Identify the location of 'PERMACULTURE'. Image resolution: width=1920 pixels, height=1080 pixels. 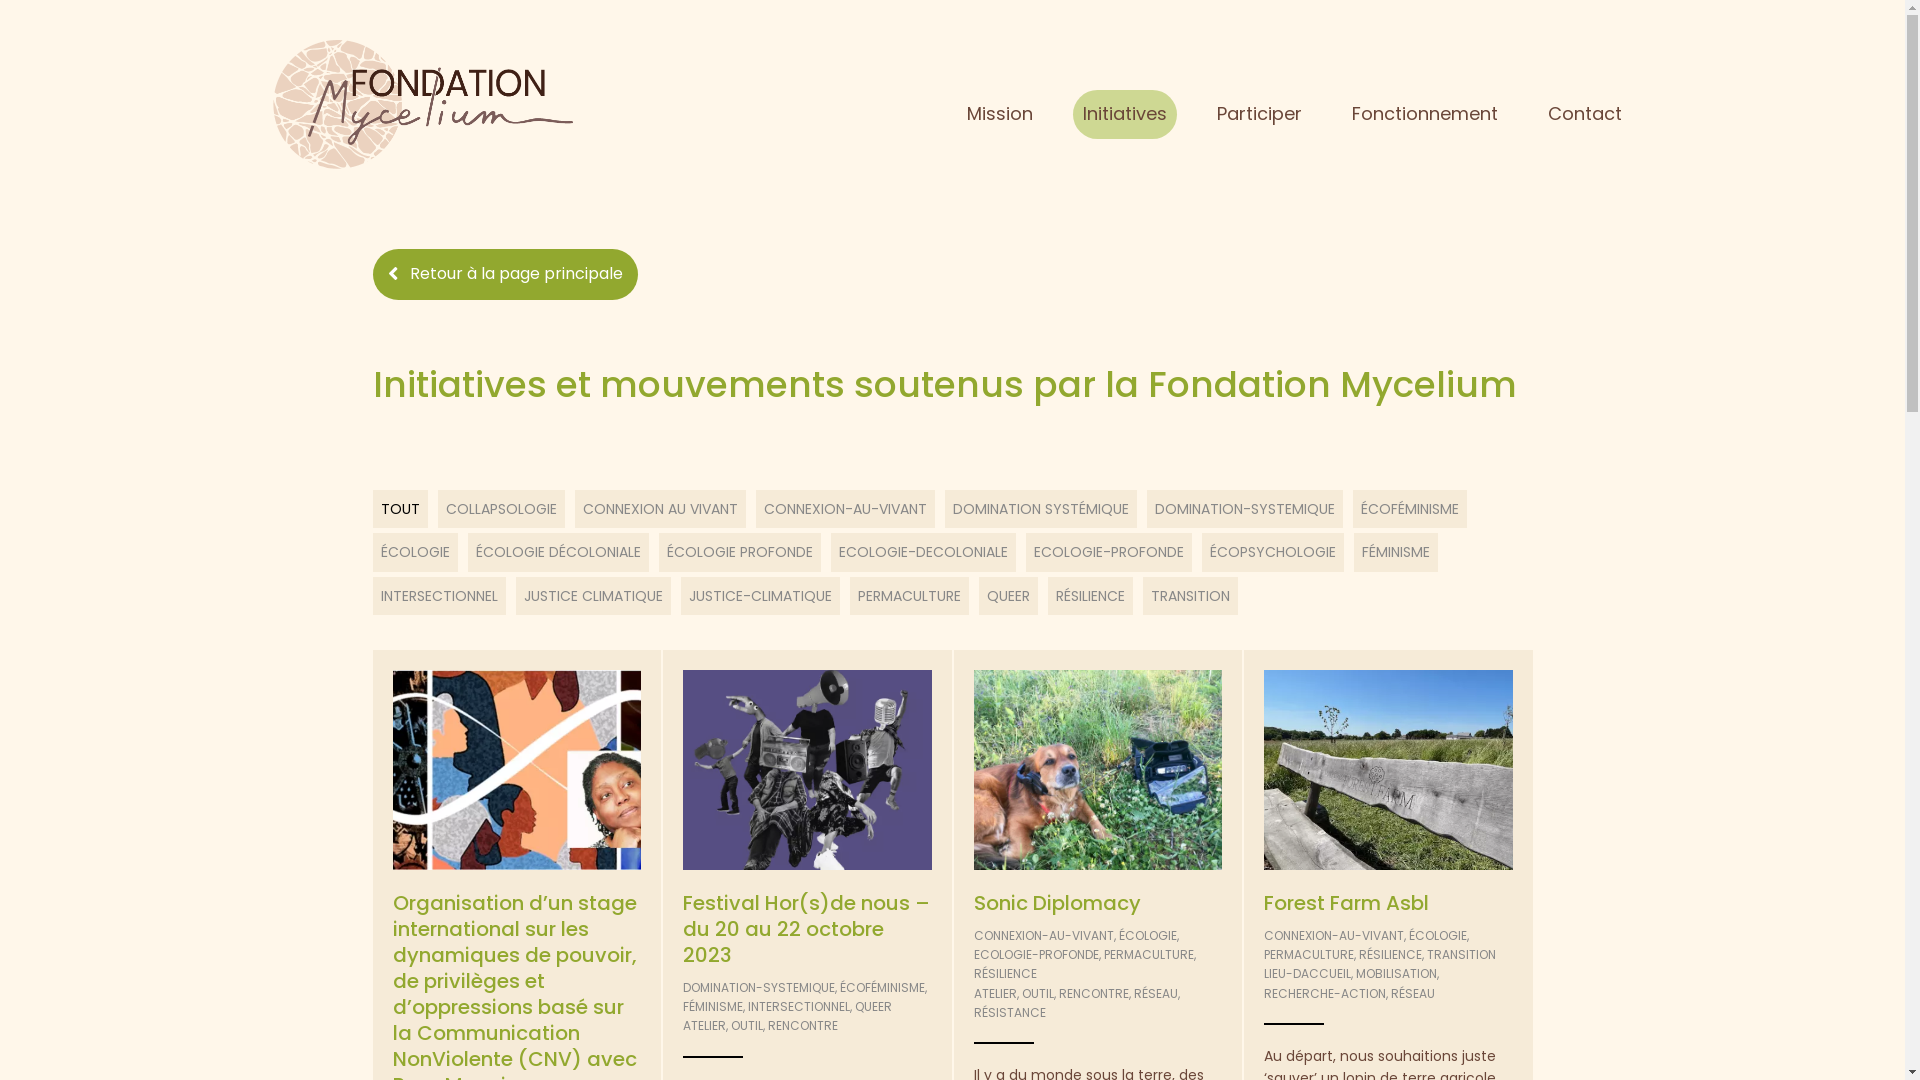
(1148, 953).